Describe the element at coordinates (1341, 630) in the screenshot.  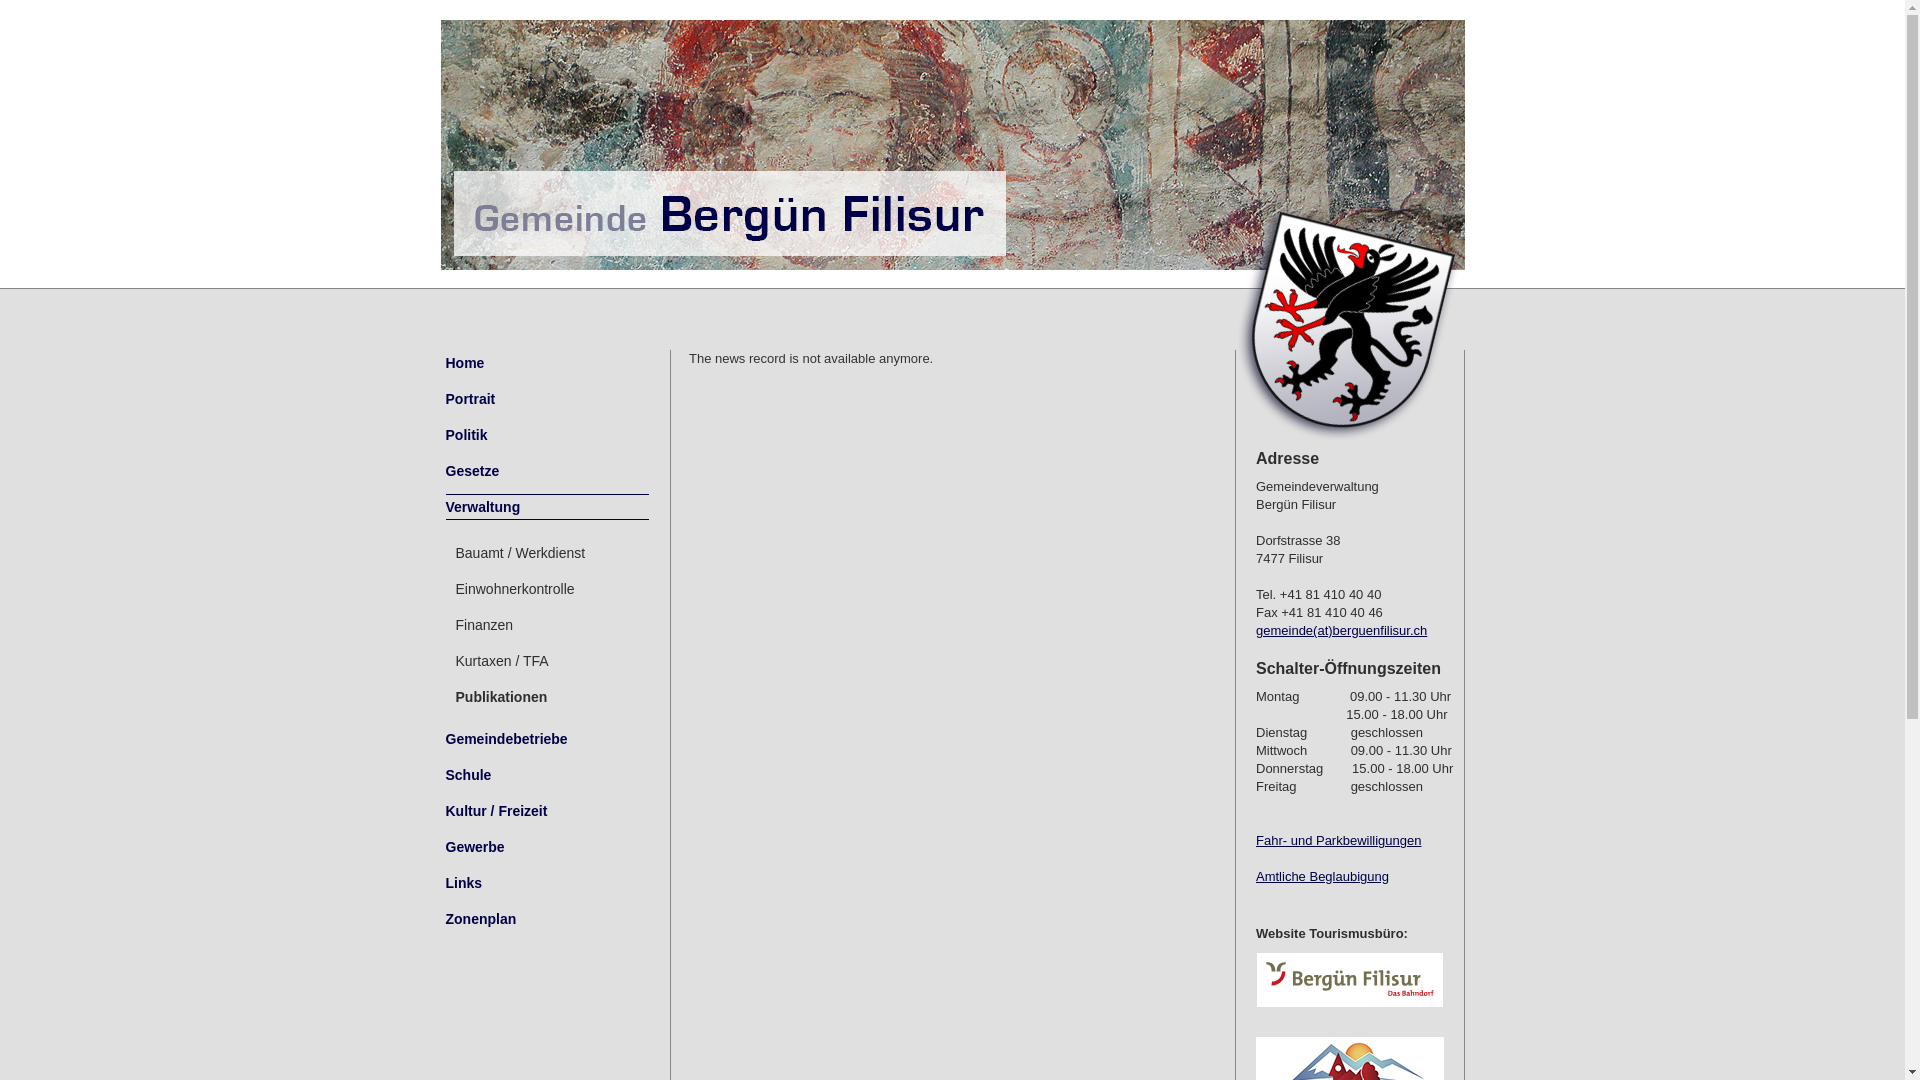
I see `'gemeinde(at)berguenfilisur.ch'` at that location.